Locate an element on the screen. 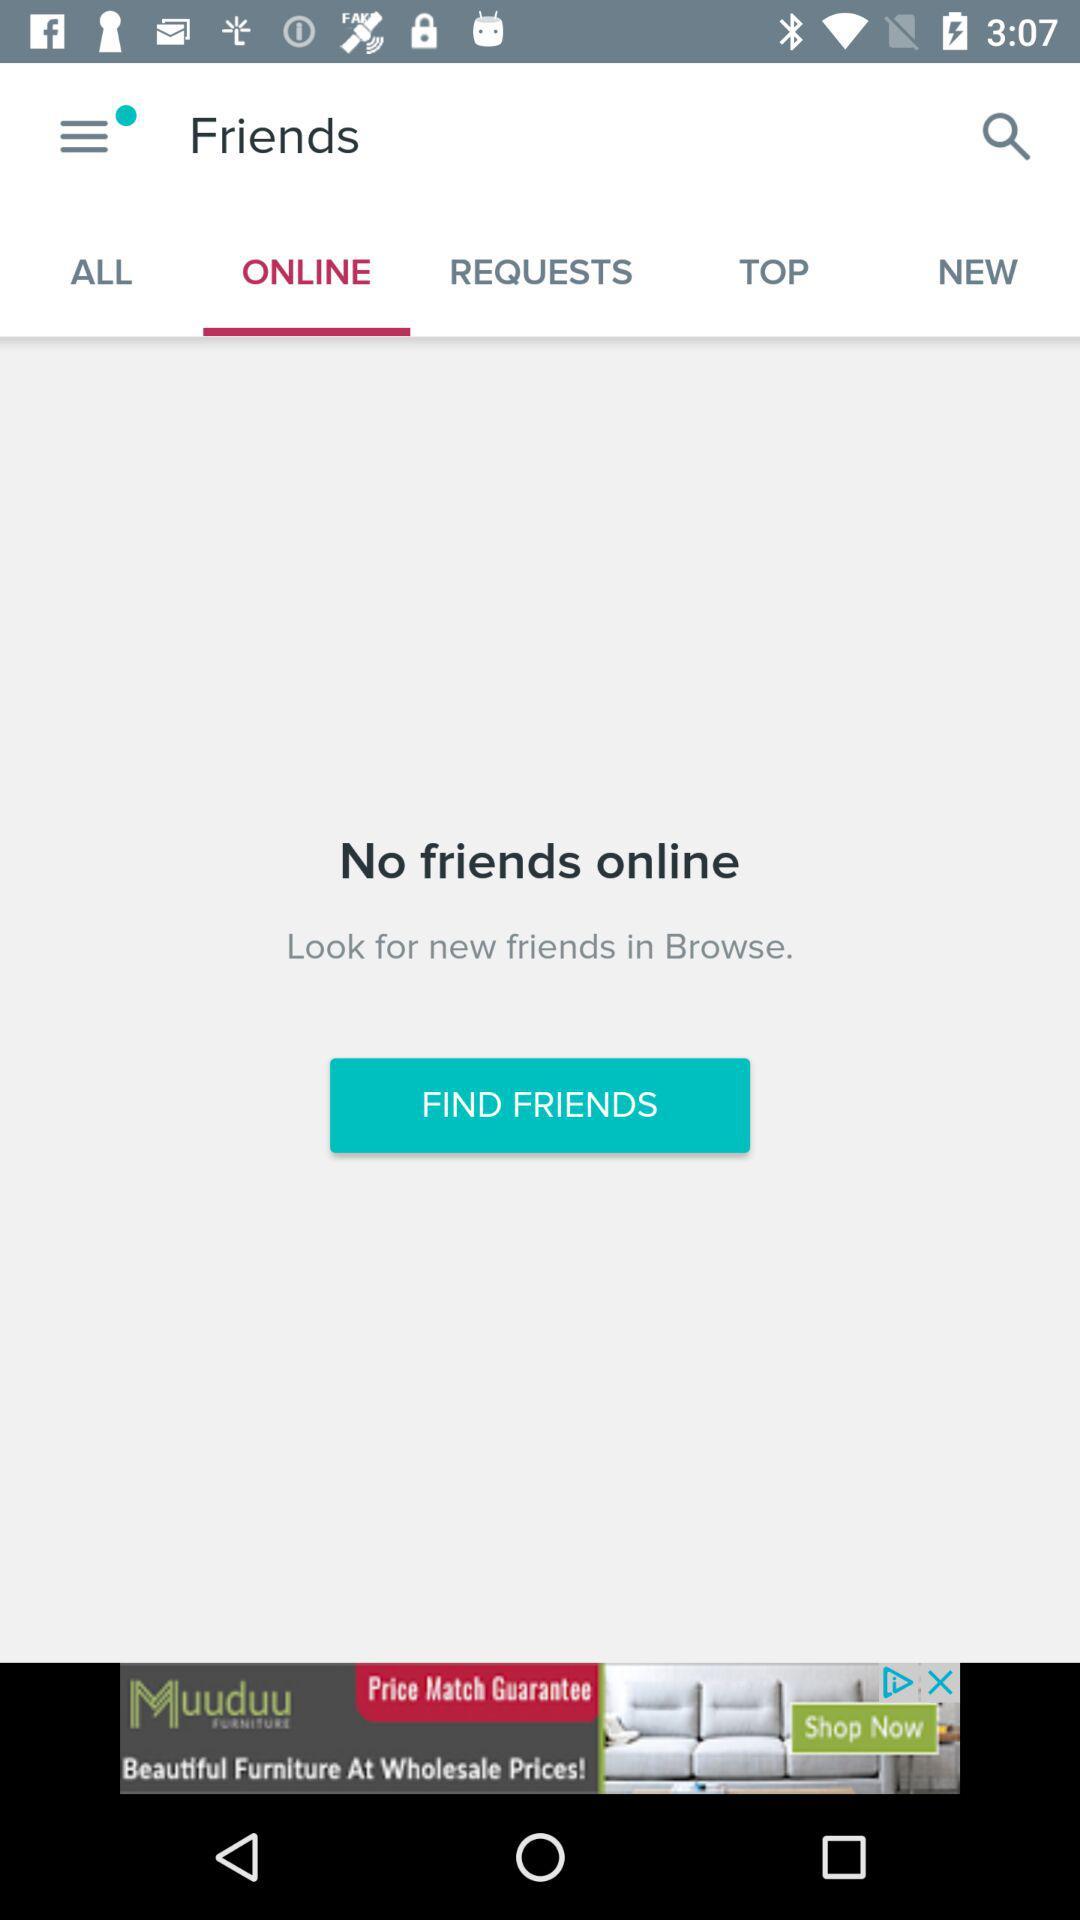 This screenshot has height=1920, width=1080. click the advertisement at bottom is located at coordinates (540, 1727).